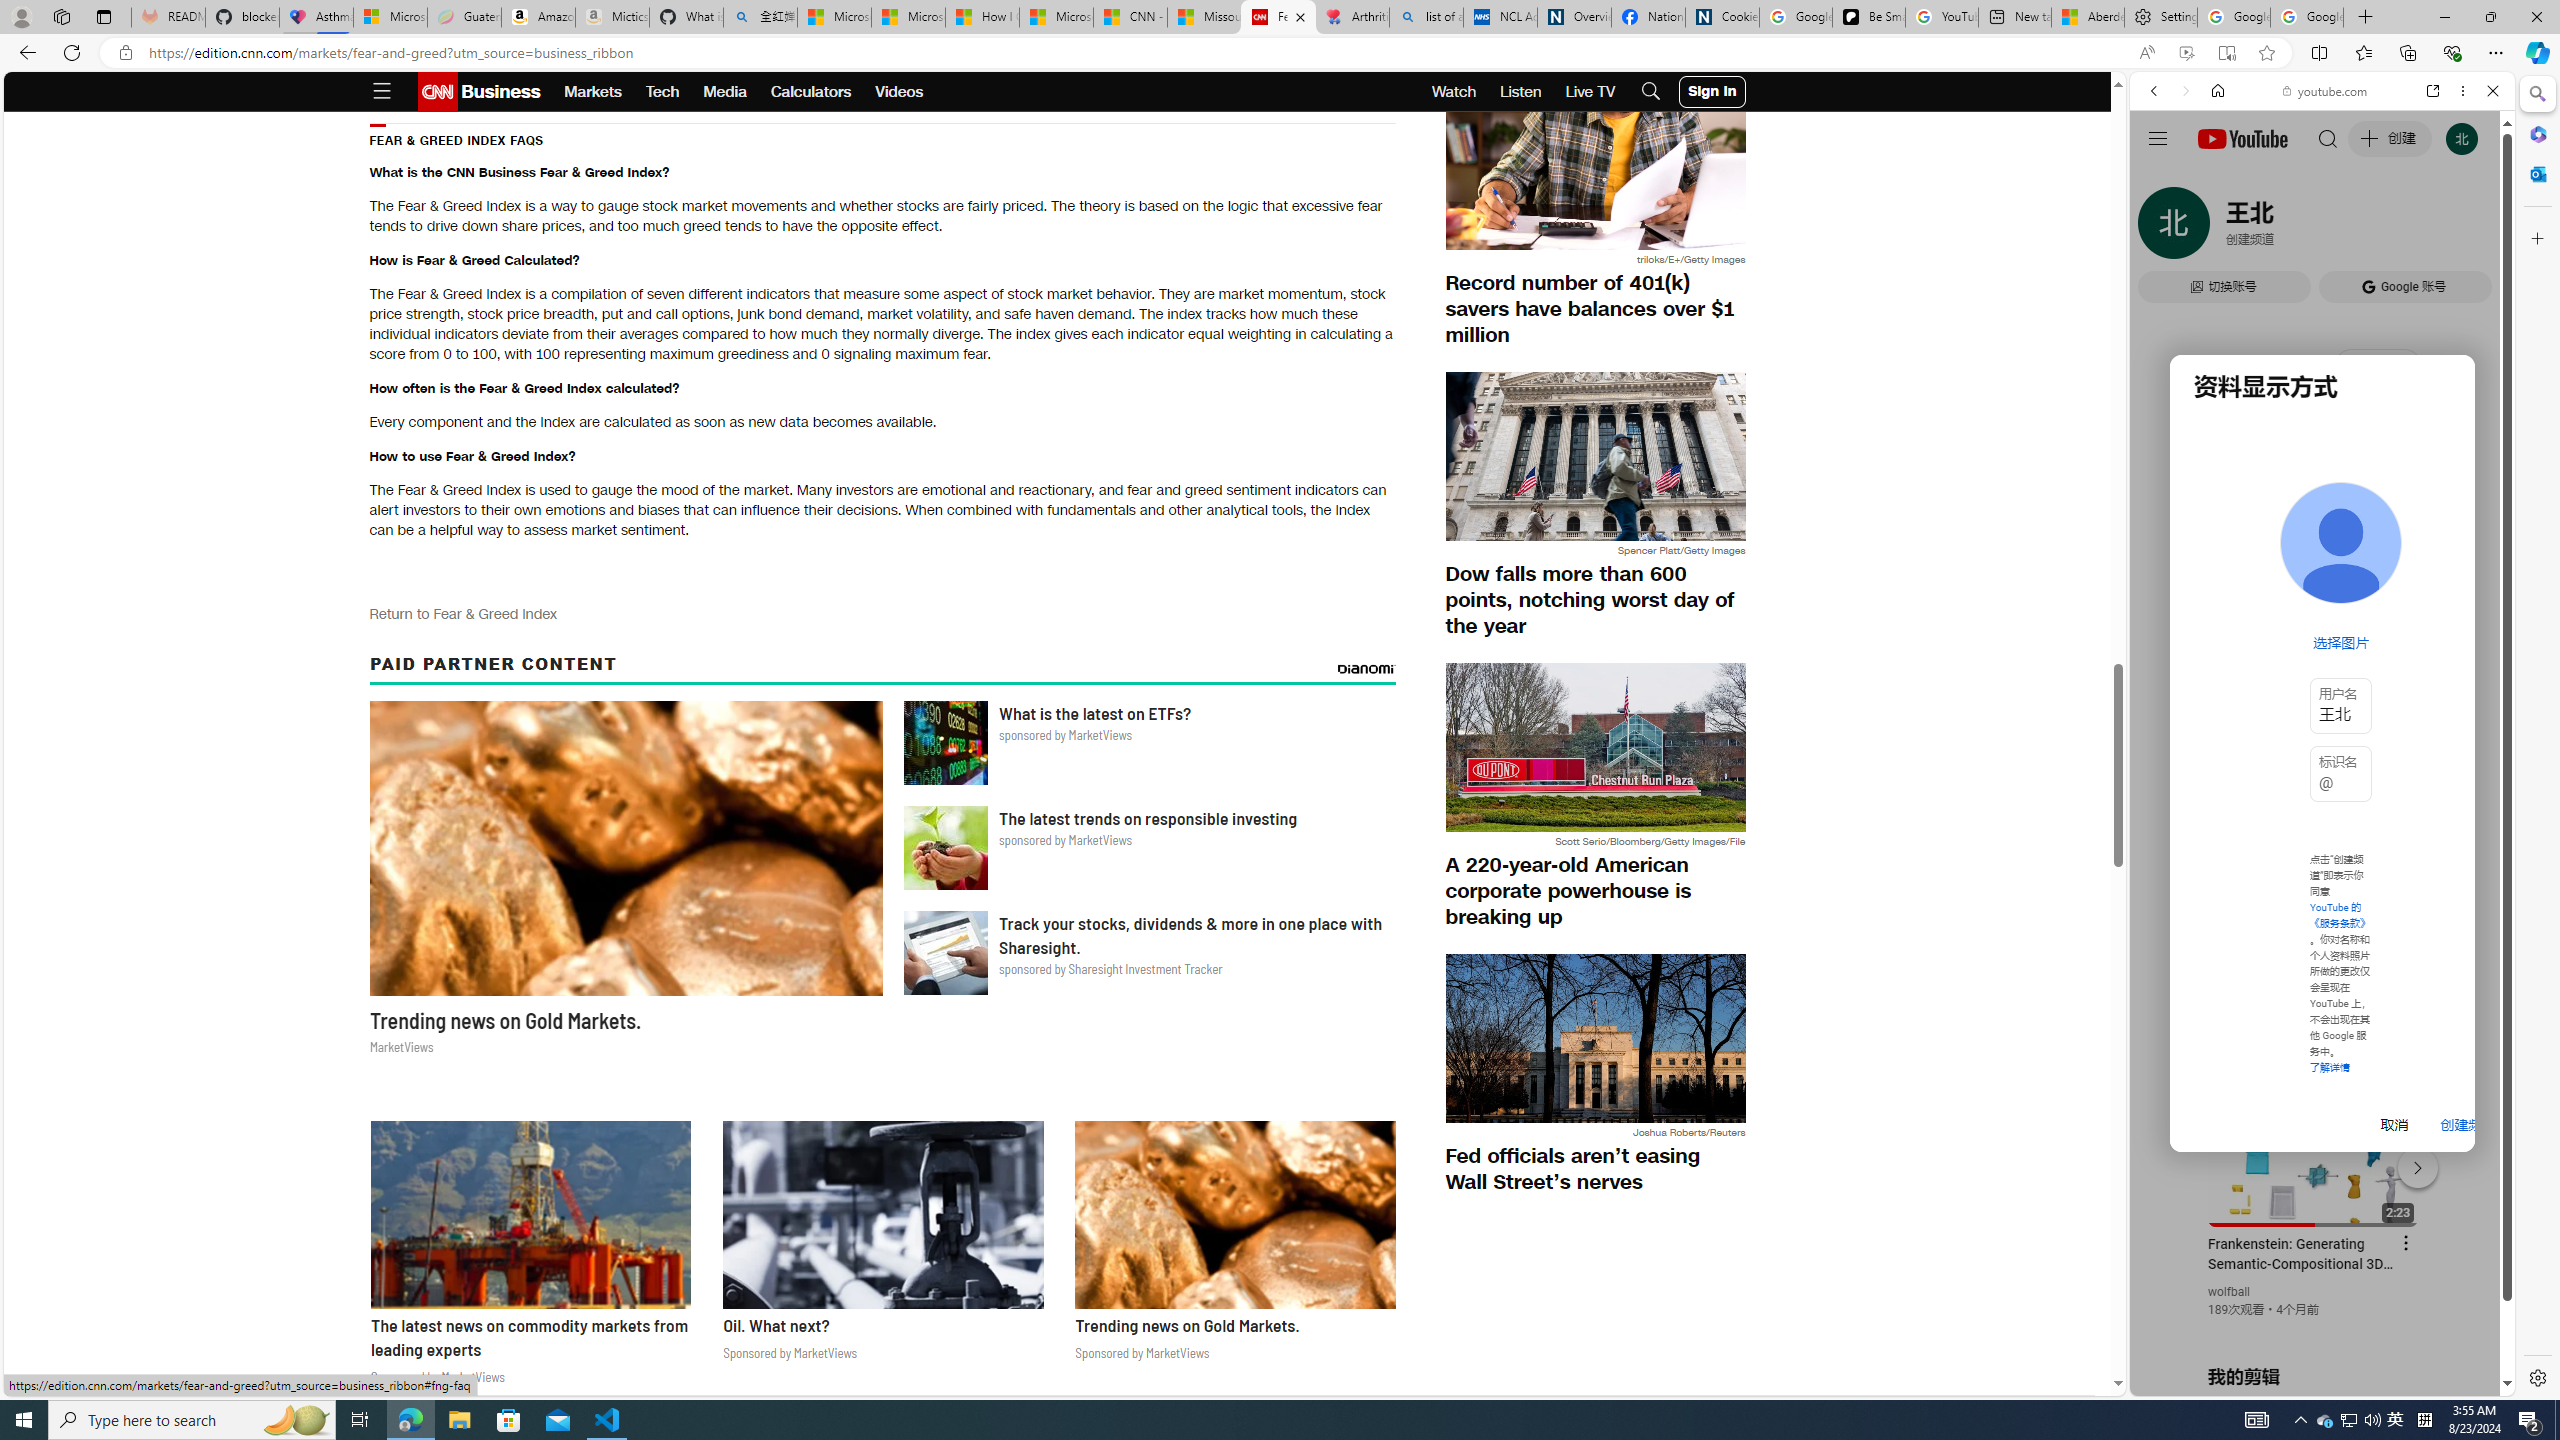 The width and height of the screenshot is (2560, 1440). Describe the element at coordinates (315, 16) in the screenshot. I see `'Asthma Inhalers: Names and Types'` at that location.